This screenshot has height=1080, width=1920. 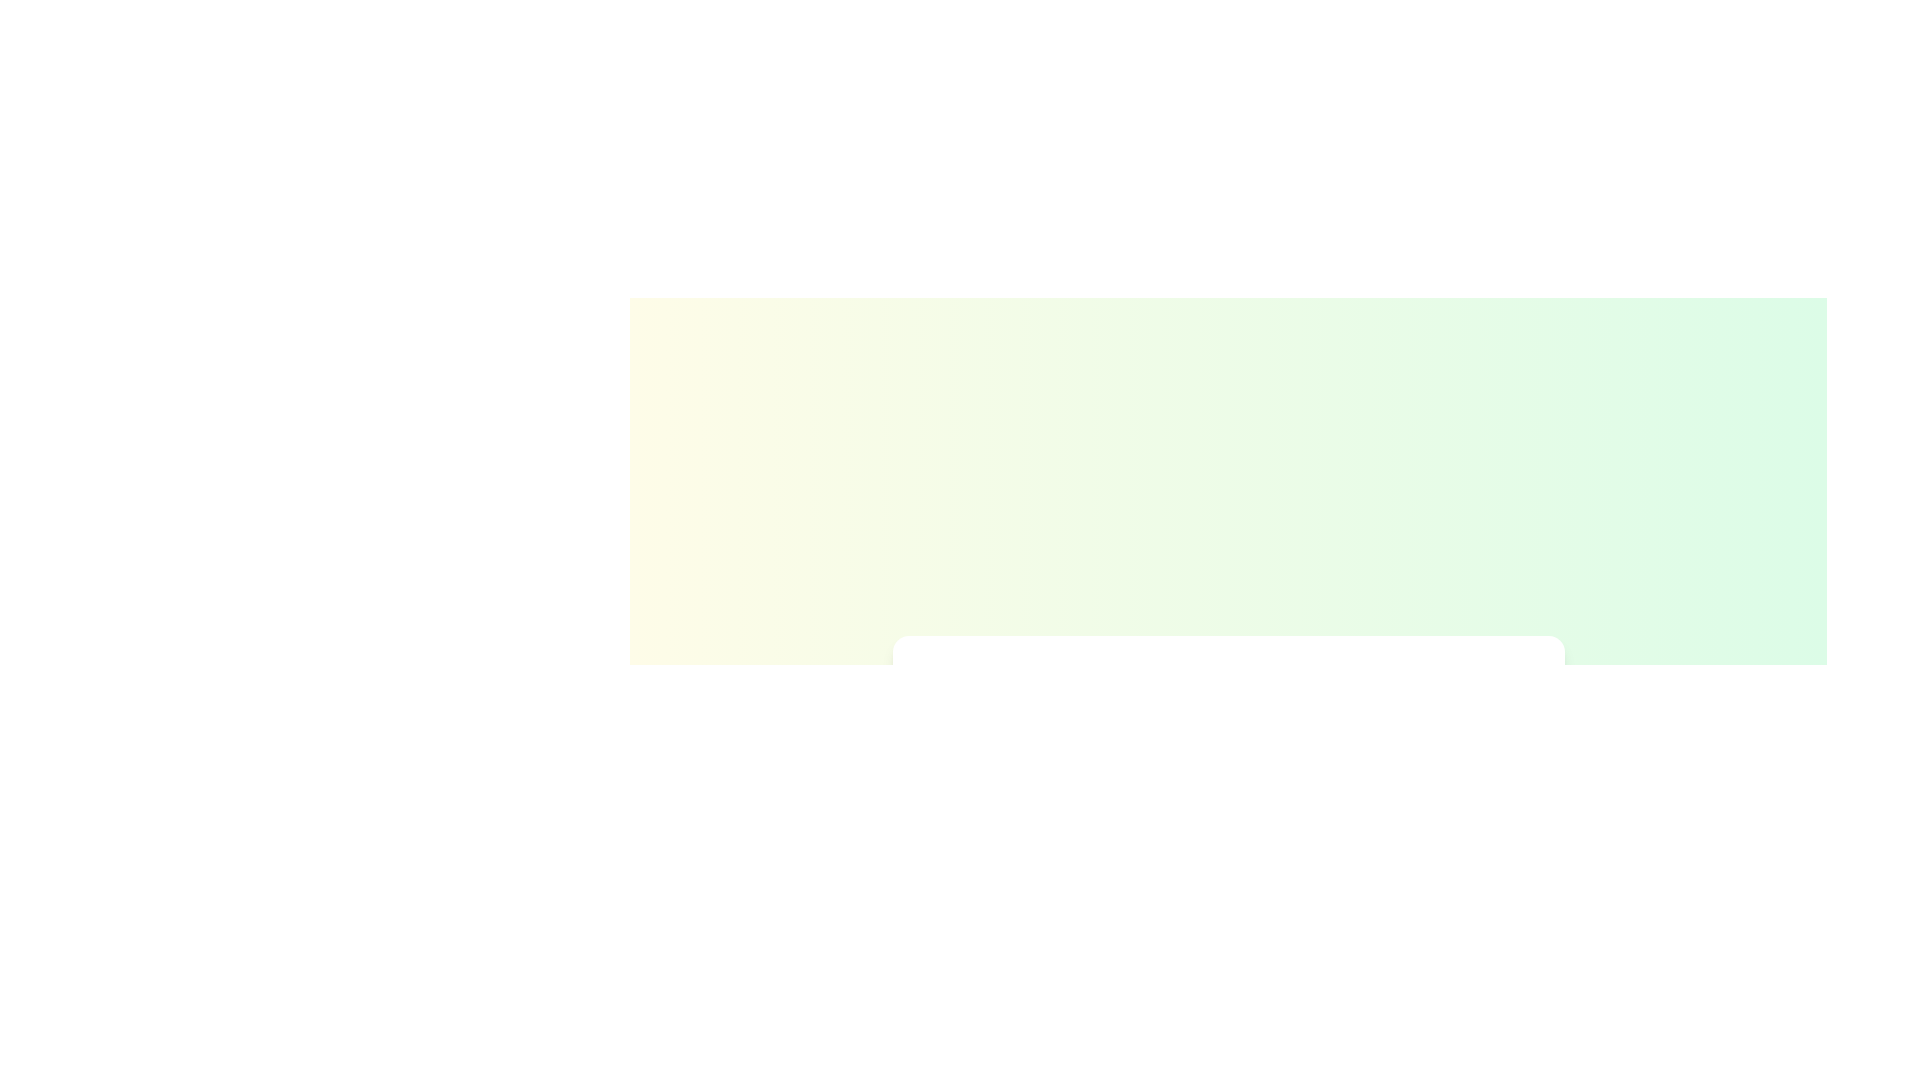 What do you see at coordinates (1402, 843) in the screenshot?
I see `the slider value` at bounding box center [1402, 843].